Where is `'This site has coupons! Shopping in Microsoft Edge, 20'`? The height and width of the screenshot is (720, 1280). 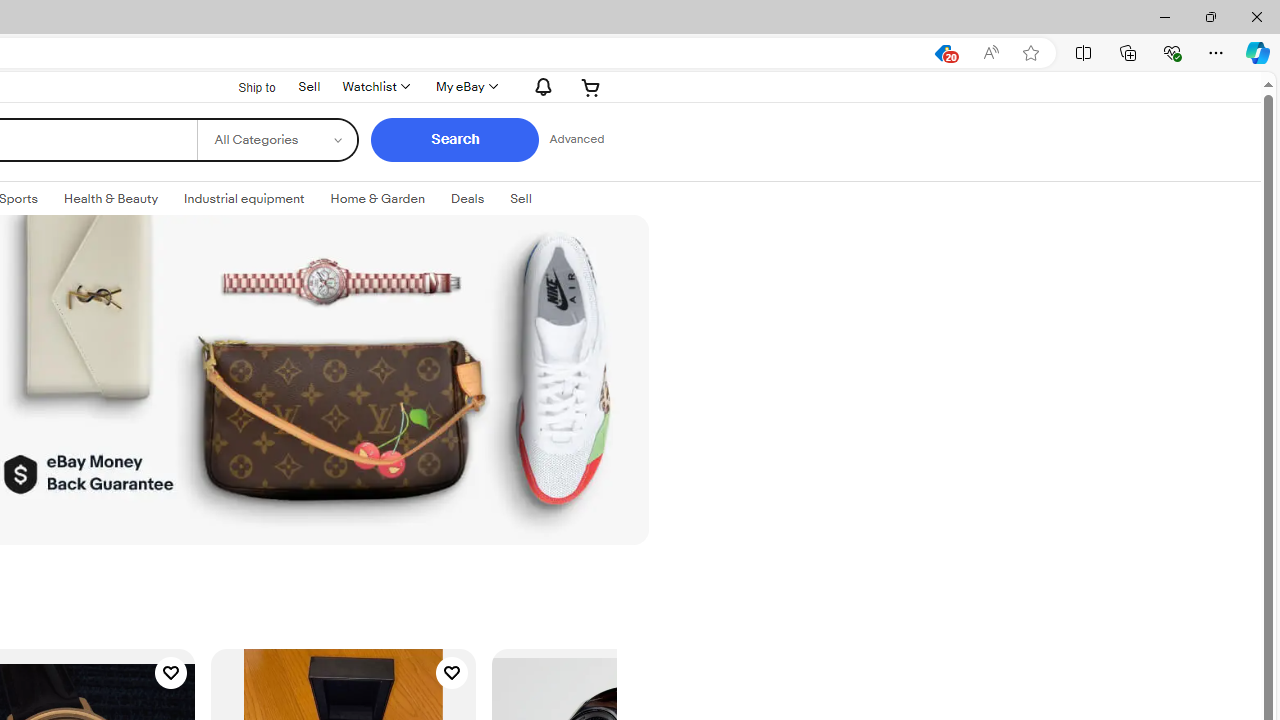 'This site has coupons! Shopping in Microsoft Edge, 20' is located at coordinates (942, 52).